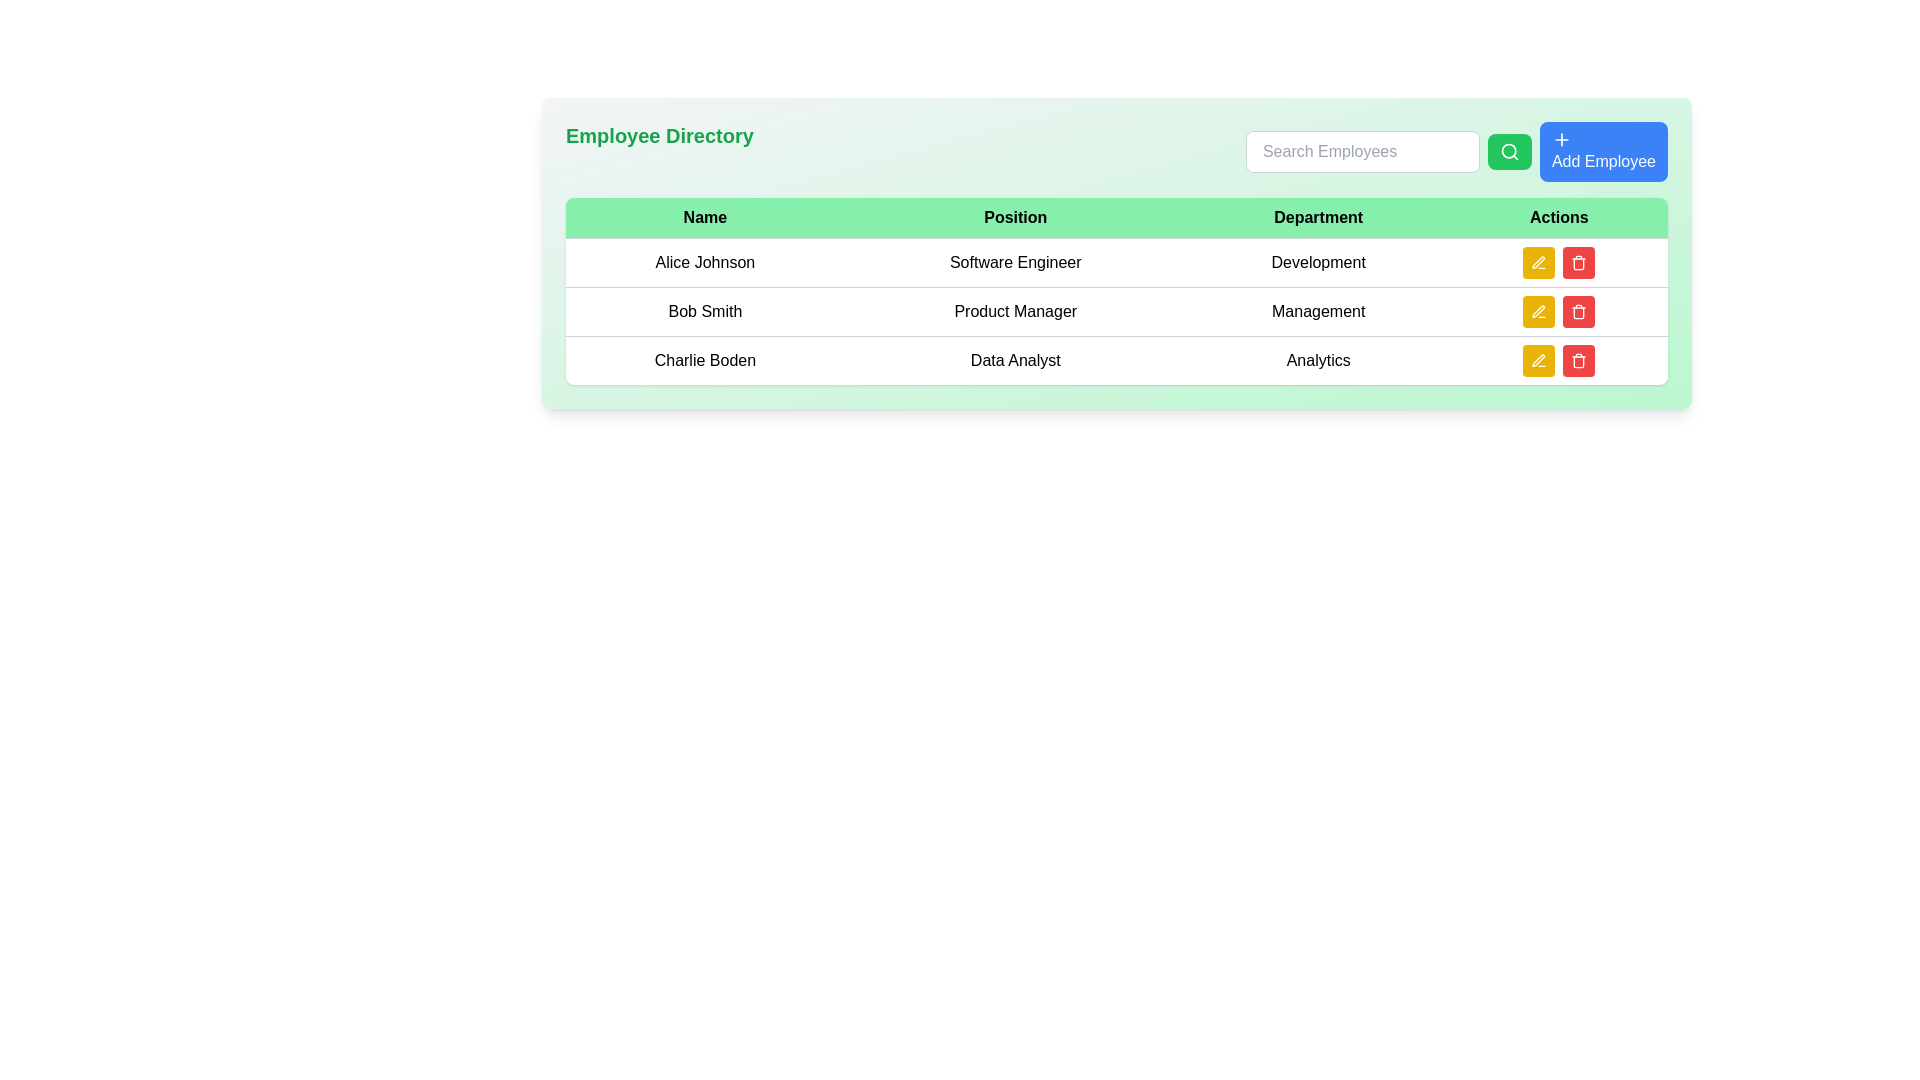 Image resolution: width=1920 pixels, height=1080 pixels. I want to click on the static text label indicating the department associated with employee 'Bob Smith' located in the third column of the second row of the table, so click(1318, 312).